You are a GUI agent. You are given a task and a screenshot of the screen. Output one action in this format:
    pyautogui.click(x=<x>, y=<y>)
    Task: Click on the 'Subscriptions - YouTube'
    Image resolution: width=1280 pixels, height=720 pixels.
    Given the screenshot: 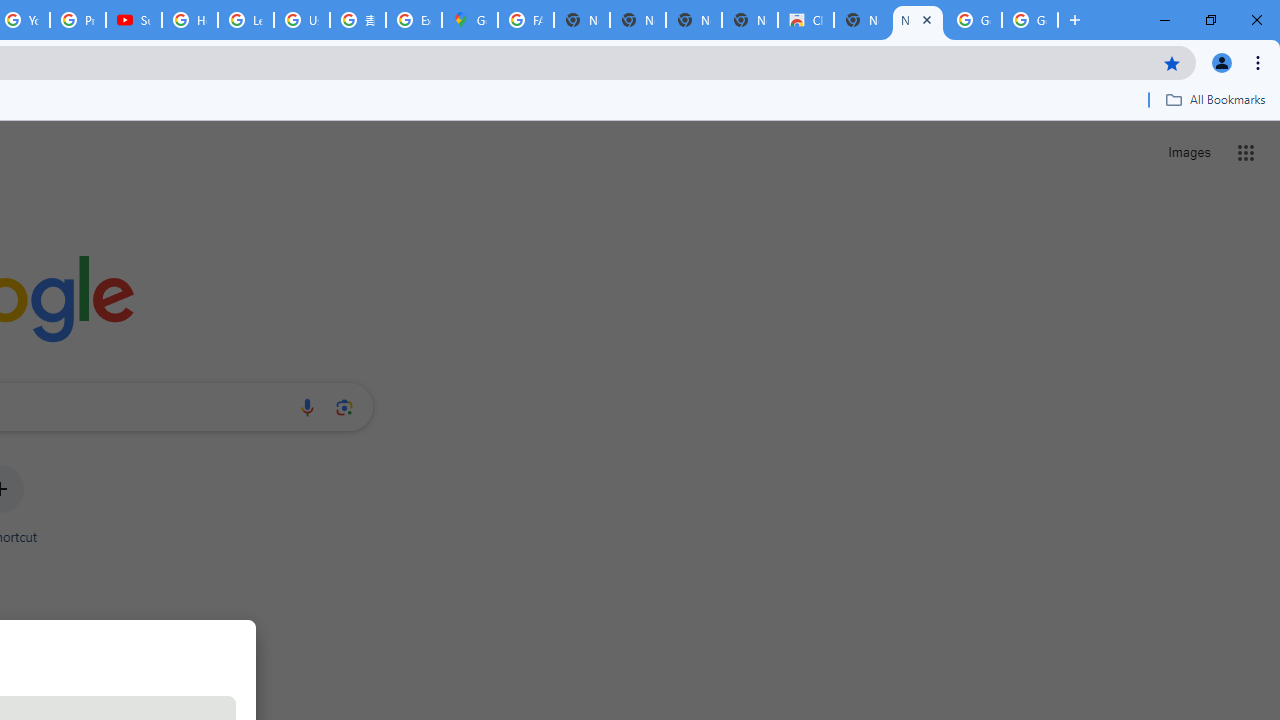 What is the action you would take?
    pyautogui.click(x=133, y=20)
    